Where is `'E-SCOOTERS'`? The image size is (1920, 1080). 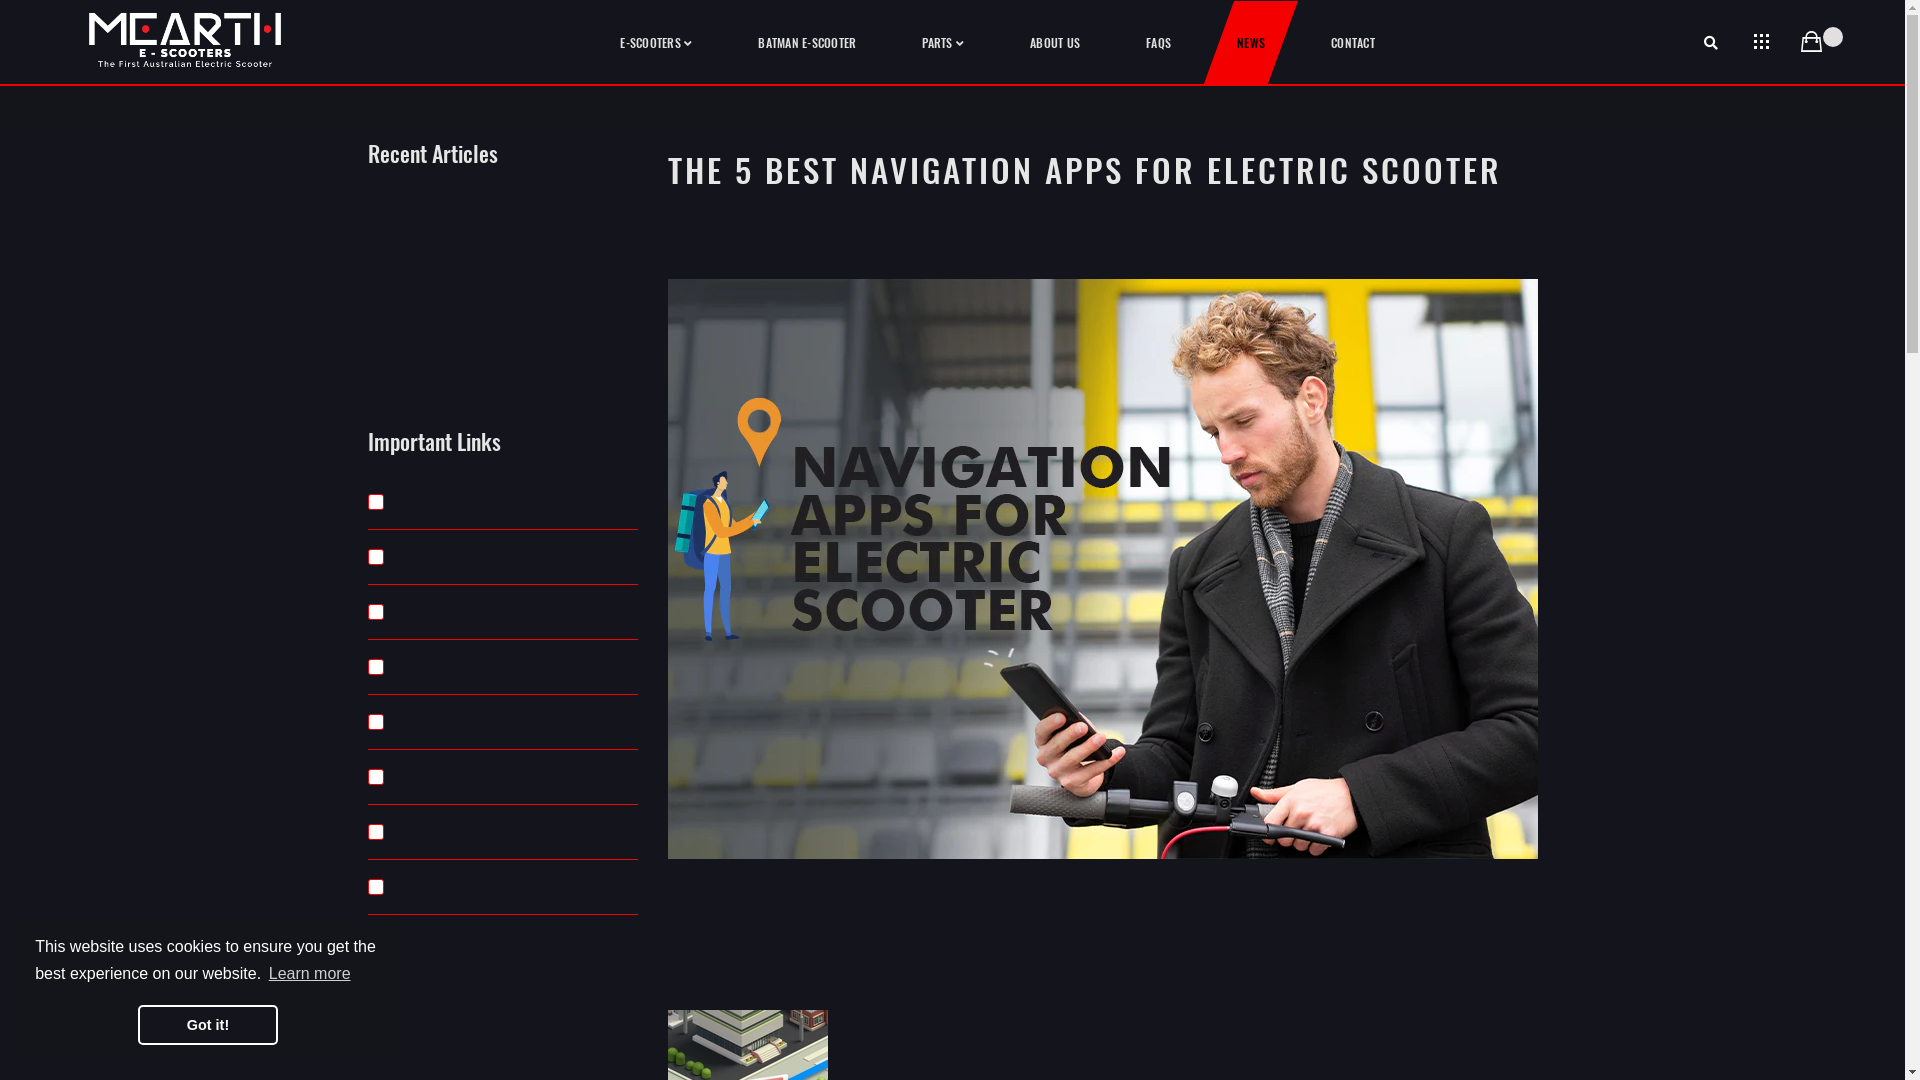
'E-SCOOTERS' is located at coordinates (656, 42).